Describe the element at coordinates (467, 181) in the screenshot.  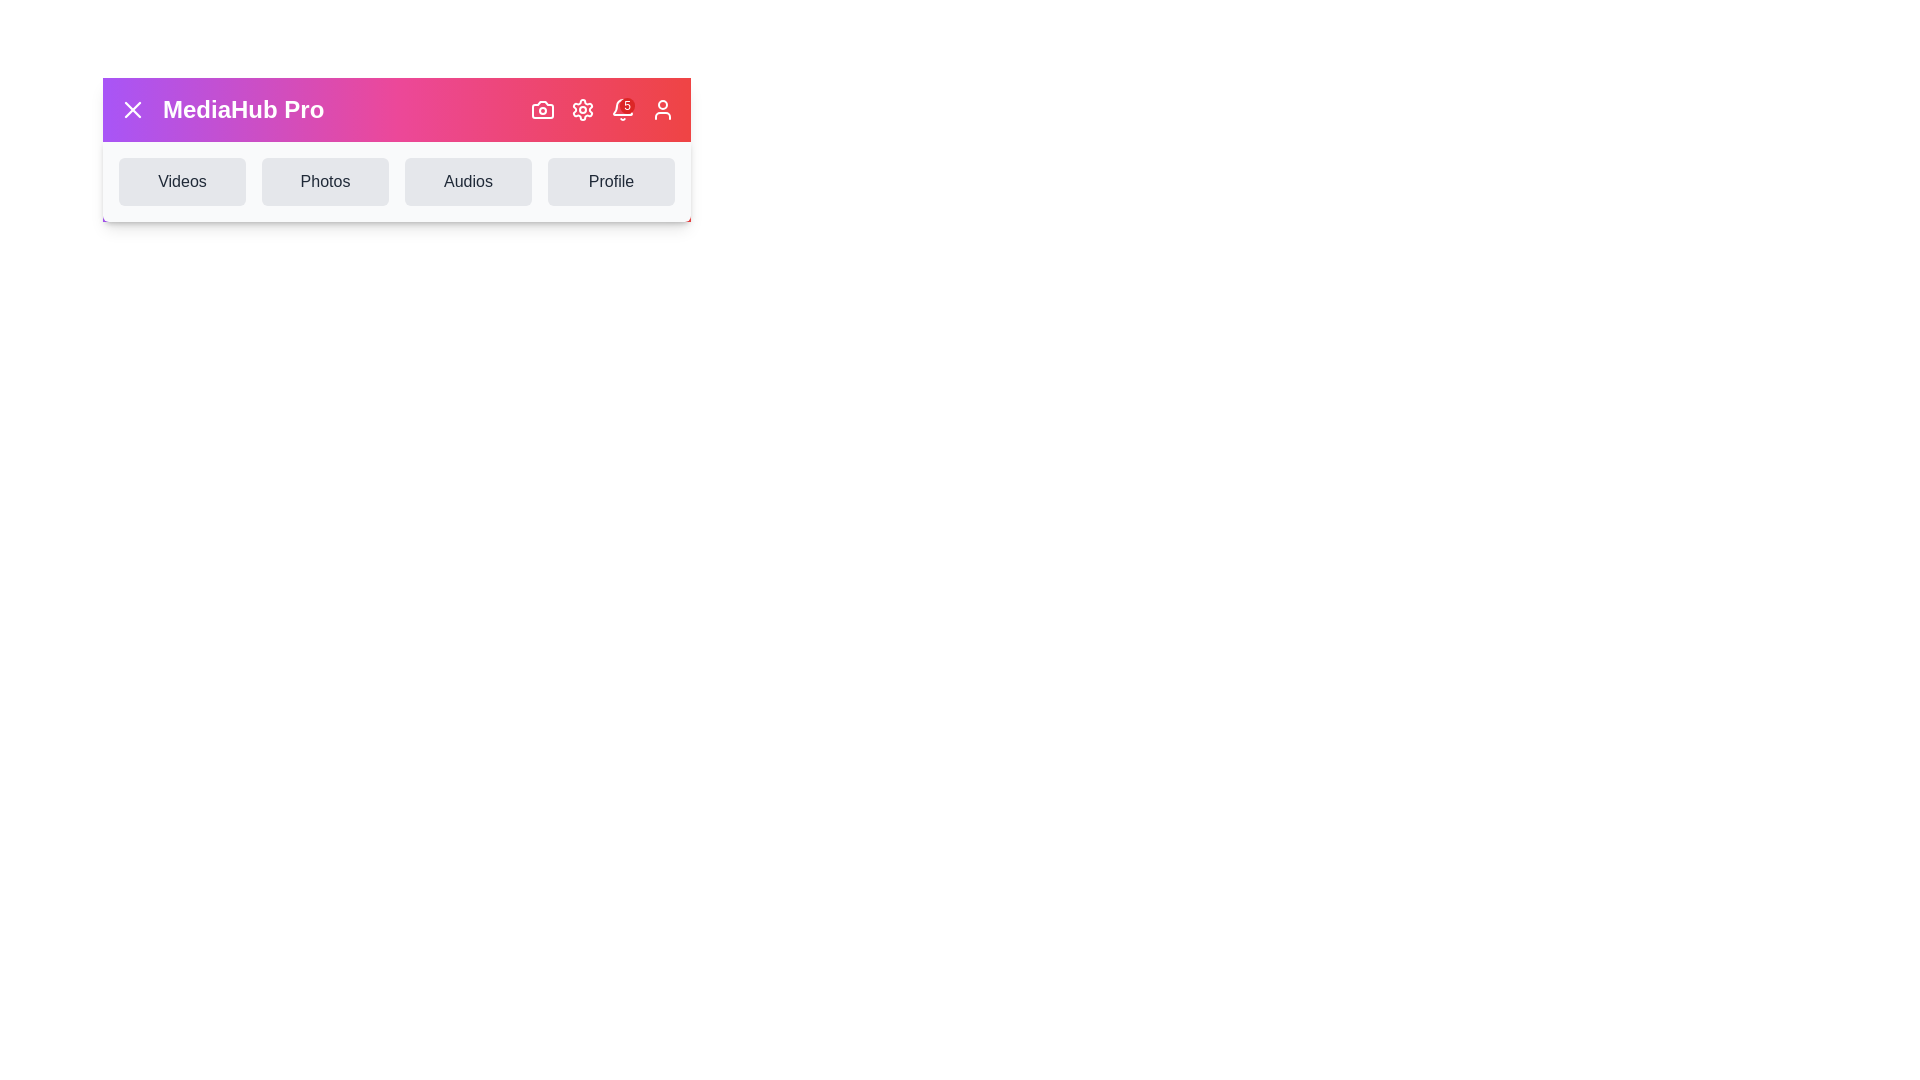
I see `the menu item Audios to navigate to the respective section` at that location.